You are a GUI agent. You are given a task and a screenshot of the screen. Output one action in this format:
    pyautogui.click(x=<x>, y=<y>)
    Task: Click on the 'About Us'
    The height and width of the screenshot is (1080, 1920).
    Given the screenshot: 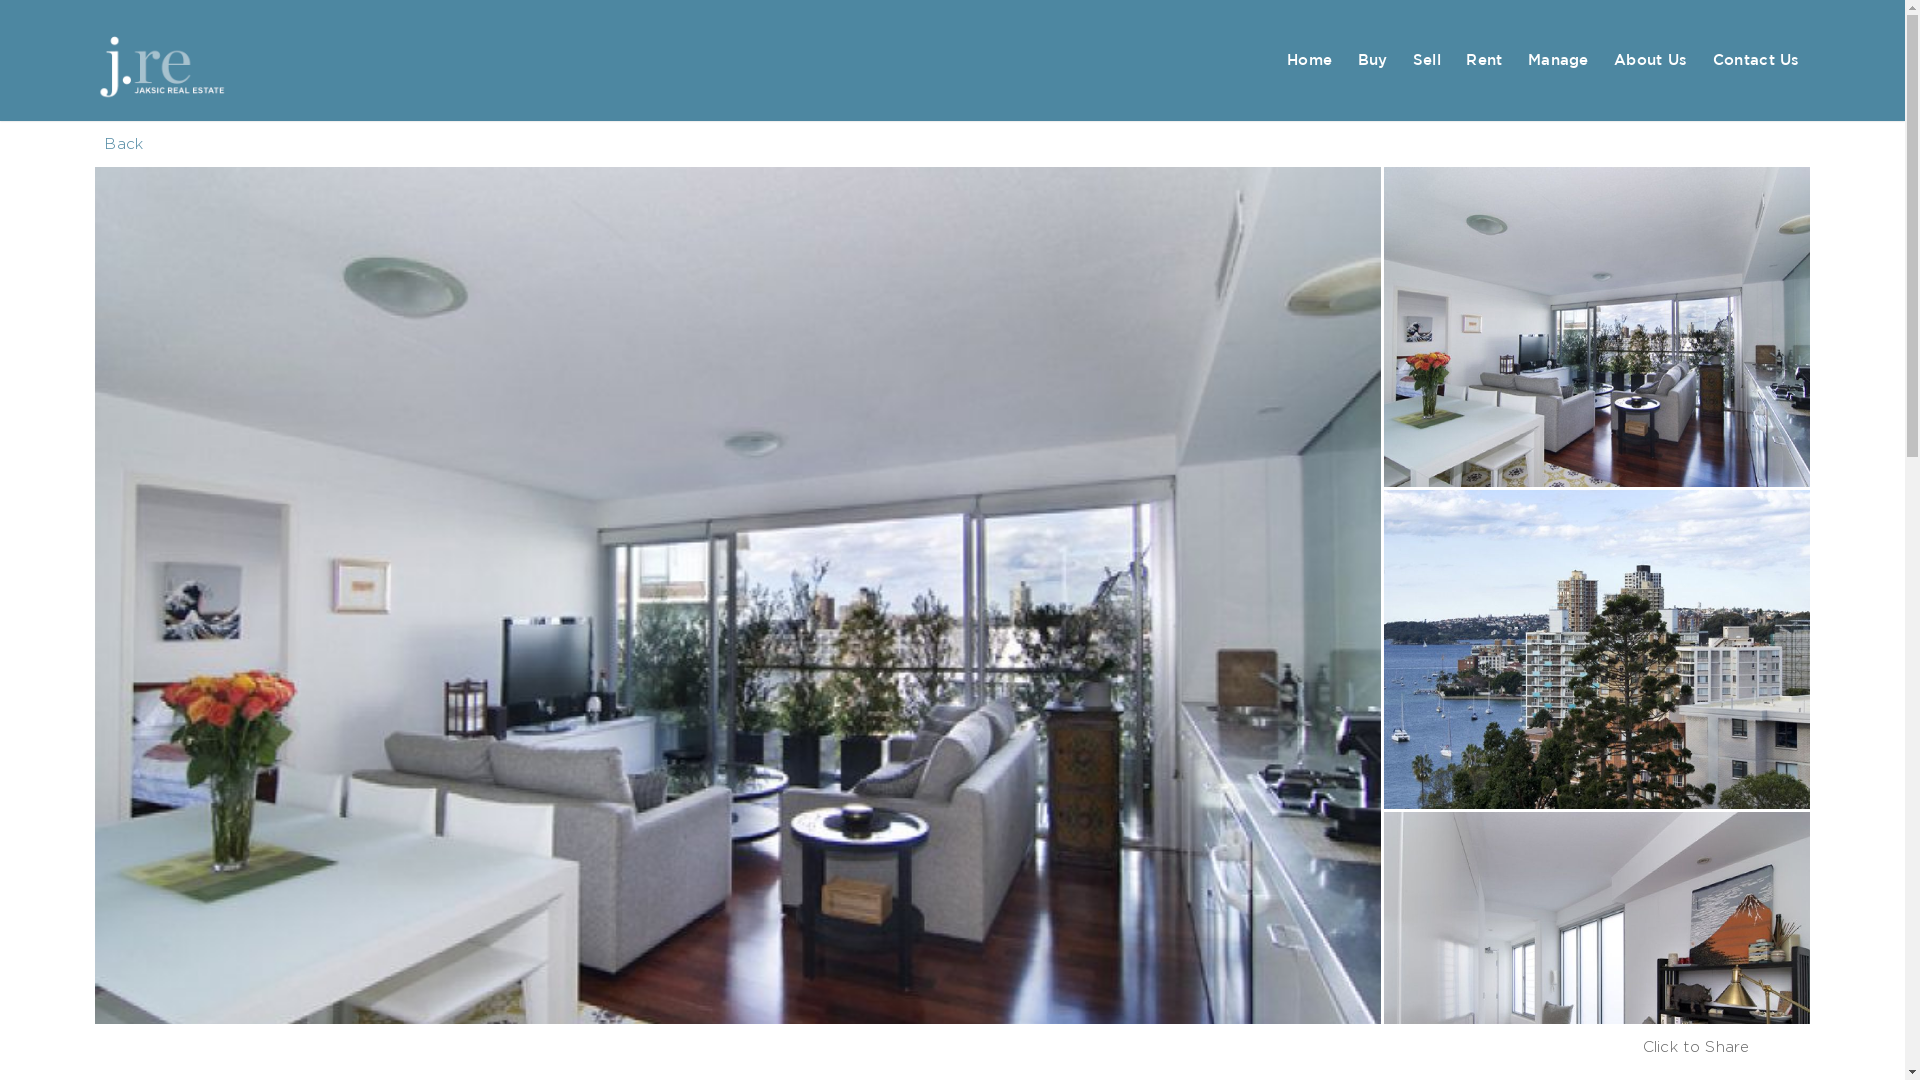 What is the action you would take?
    pyautogui.click(x=1650, y=59)
    